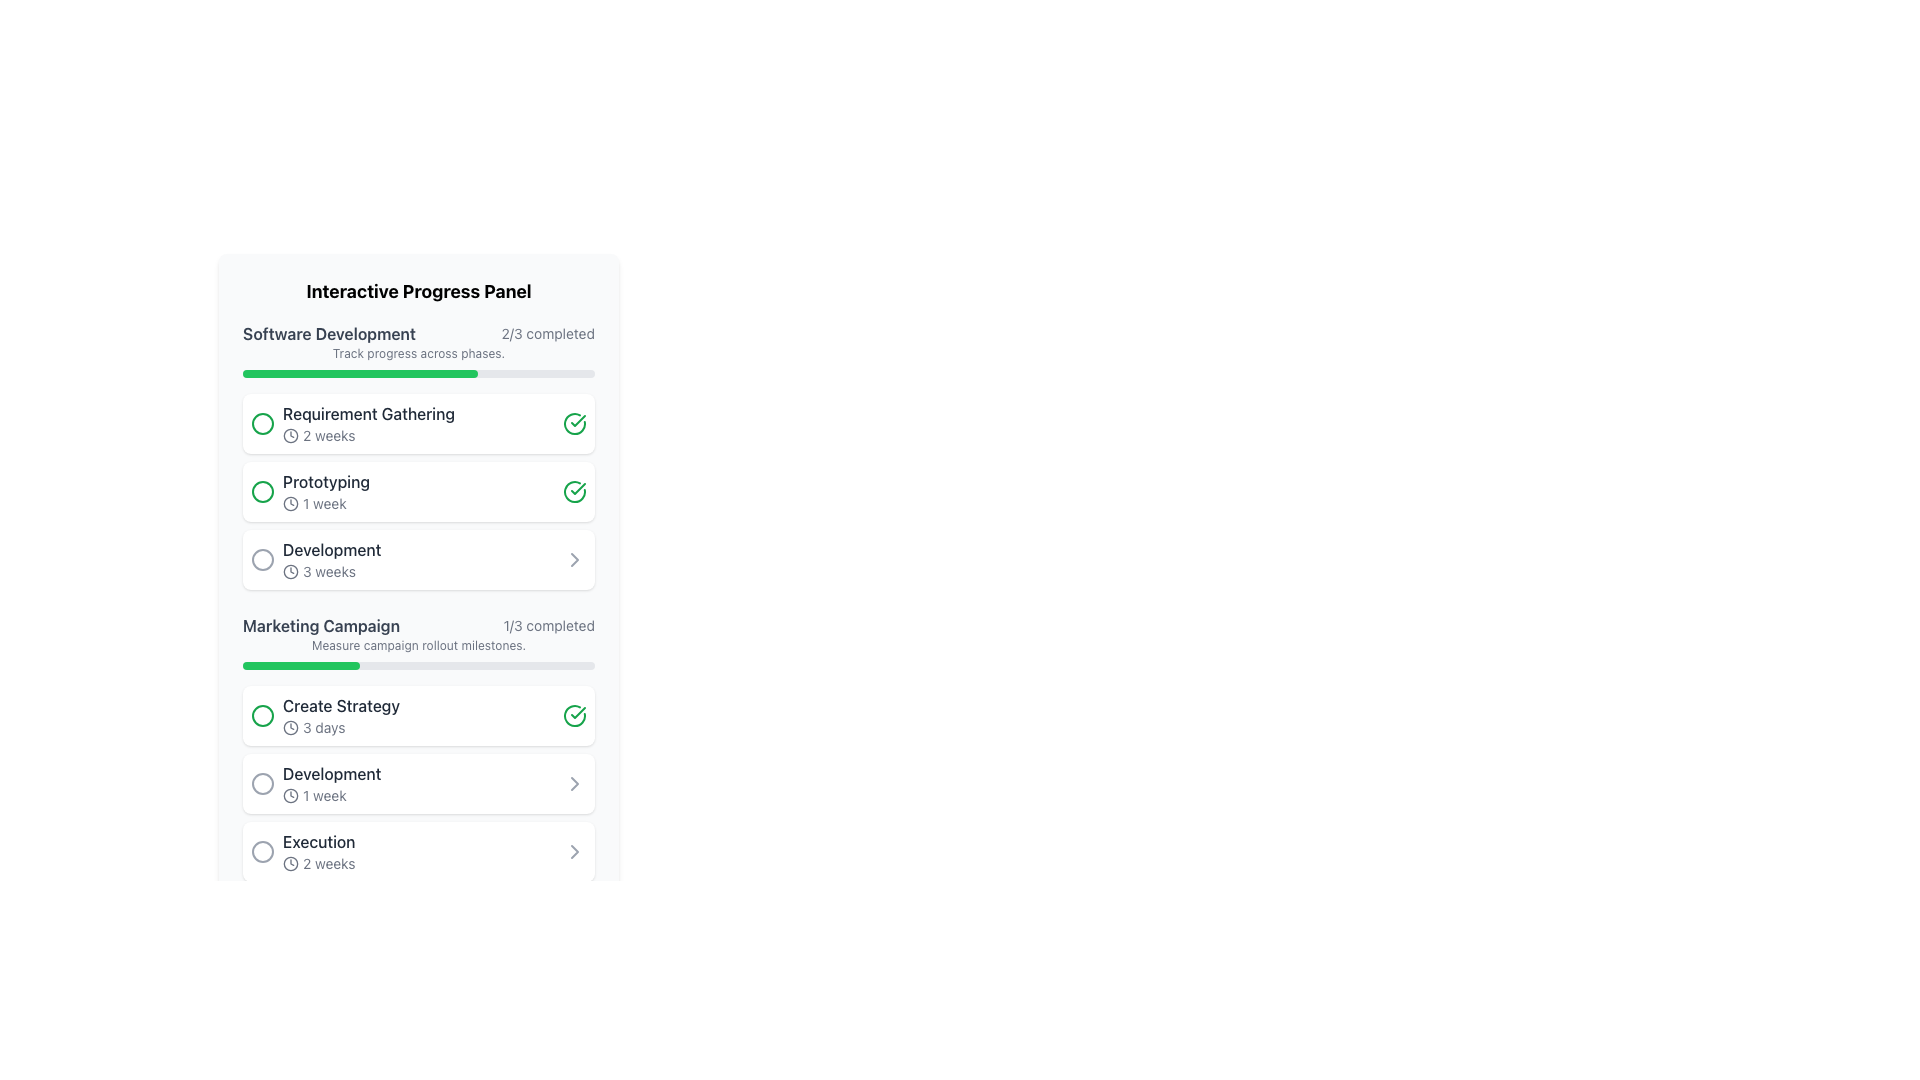  Describe the element at coordinates (262, 715) in the screenshot. I see `the visual representation of the SVG Circle icon with a green stroke located in the 'Marketing Campaign' section under the 'Create Strategy' task` at that location.